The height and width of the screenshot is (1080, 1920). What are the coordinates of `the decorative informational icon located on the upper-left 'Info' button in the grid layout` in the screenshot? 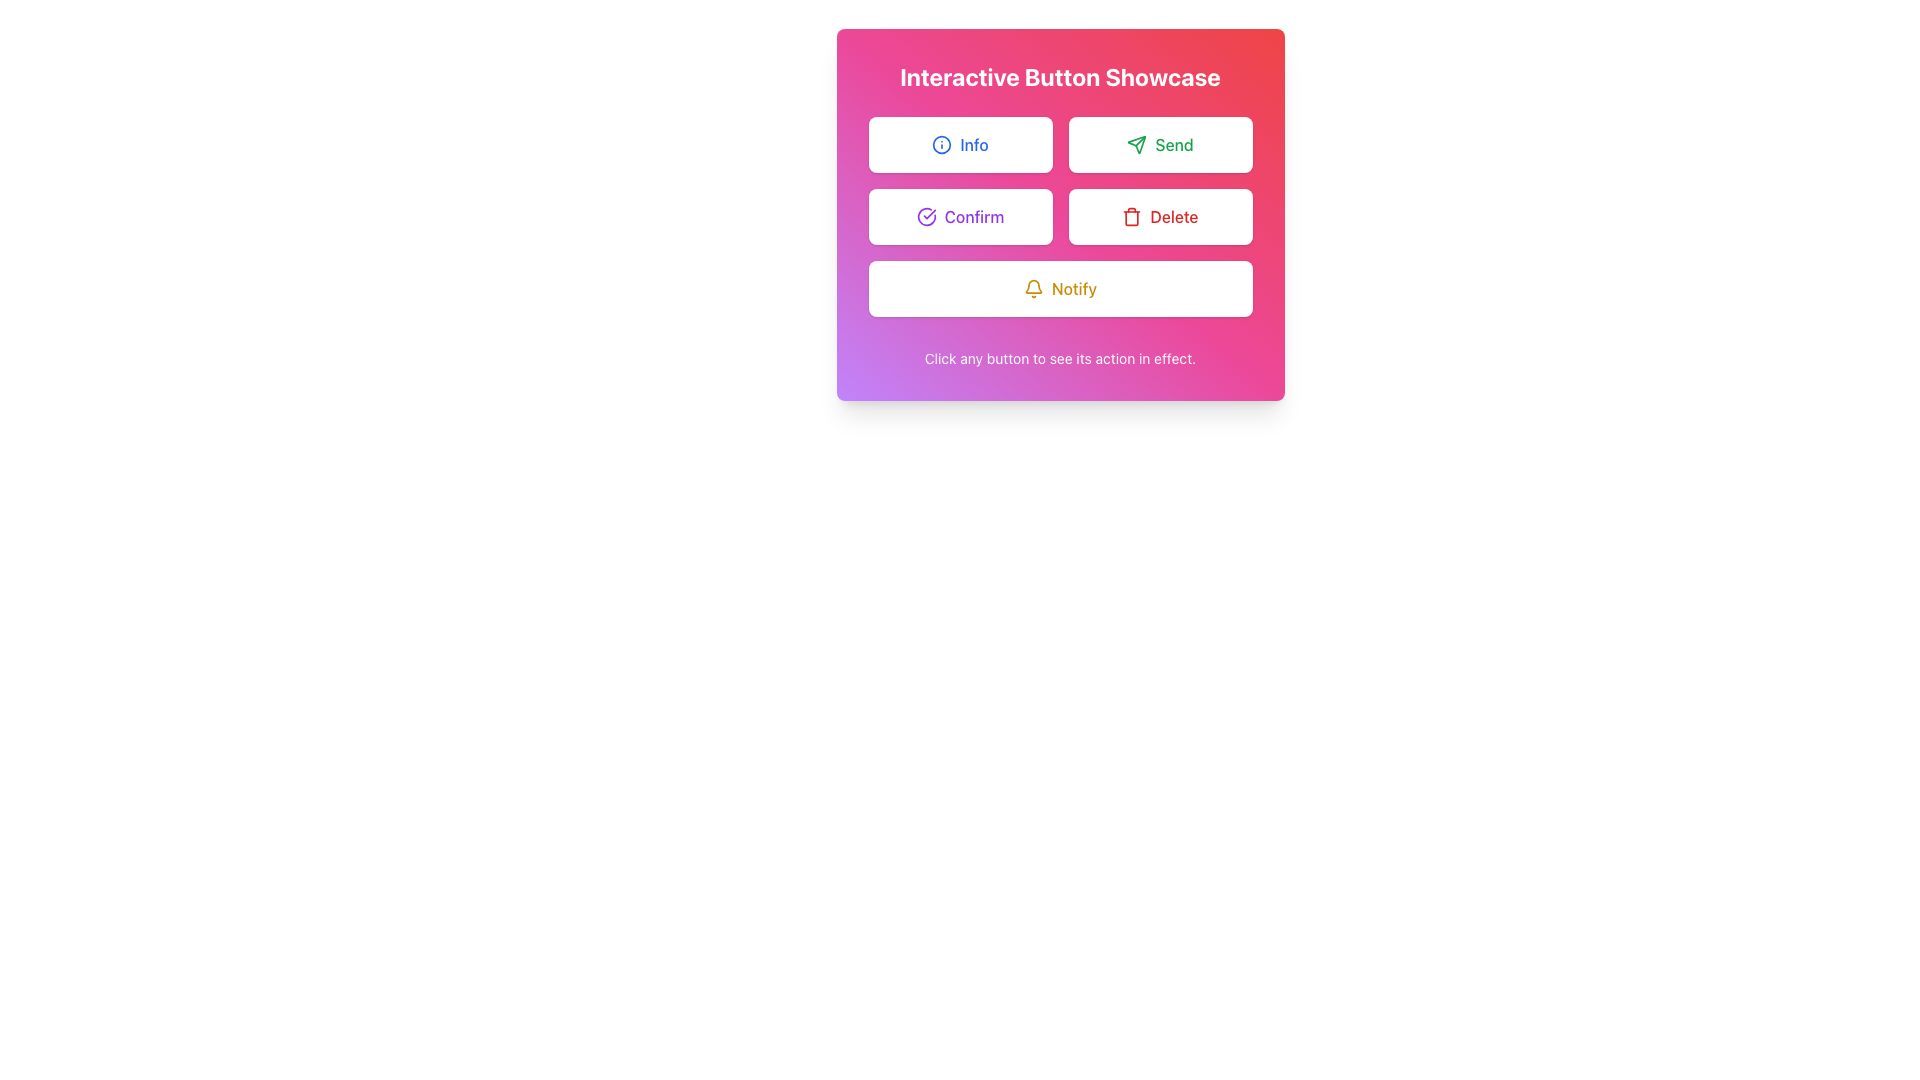 It's located at (941, 144).